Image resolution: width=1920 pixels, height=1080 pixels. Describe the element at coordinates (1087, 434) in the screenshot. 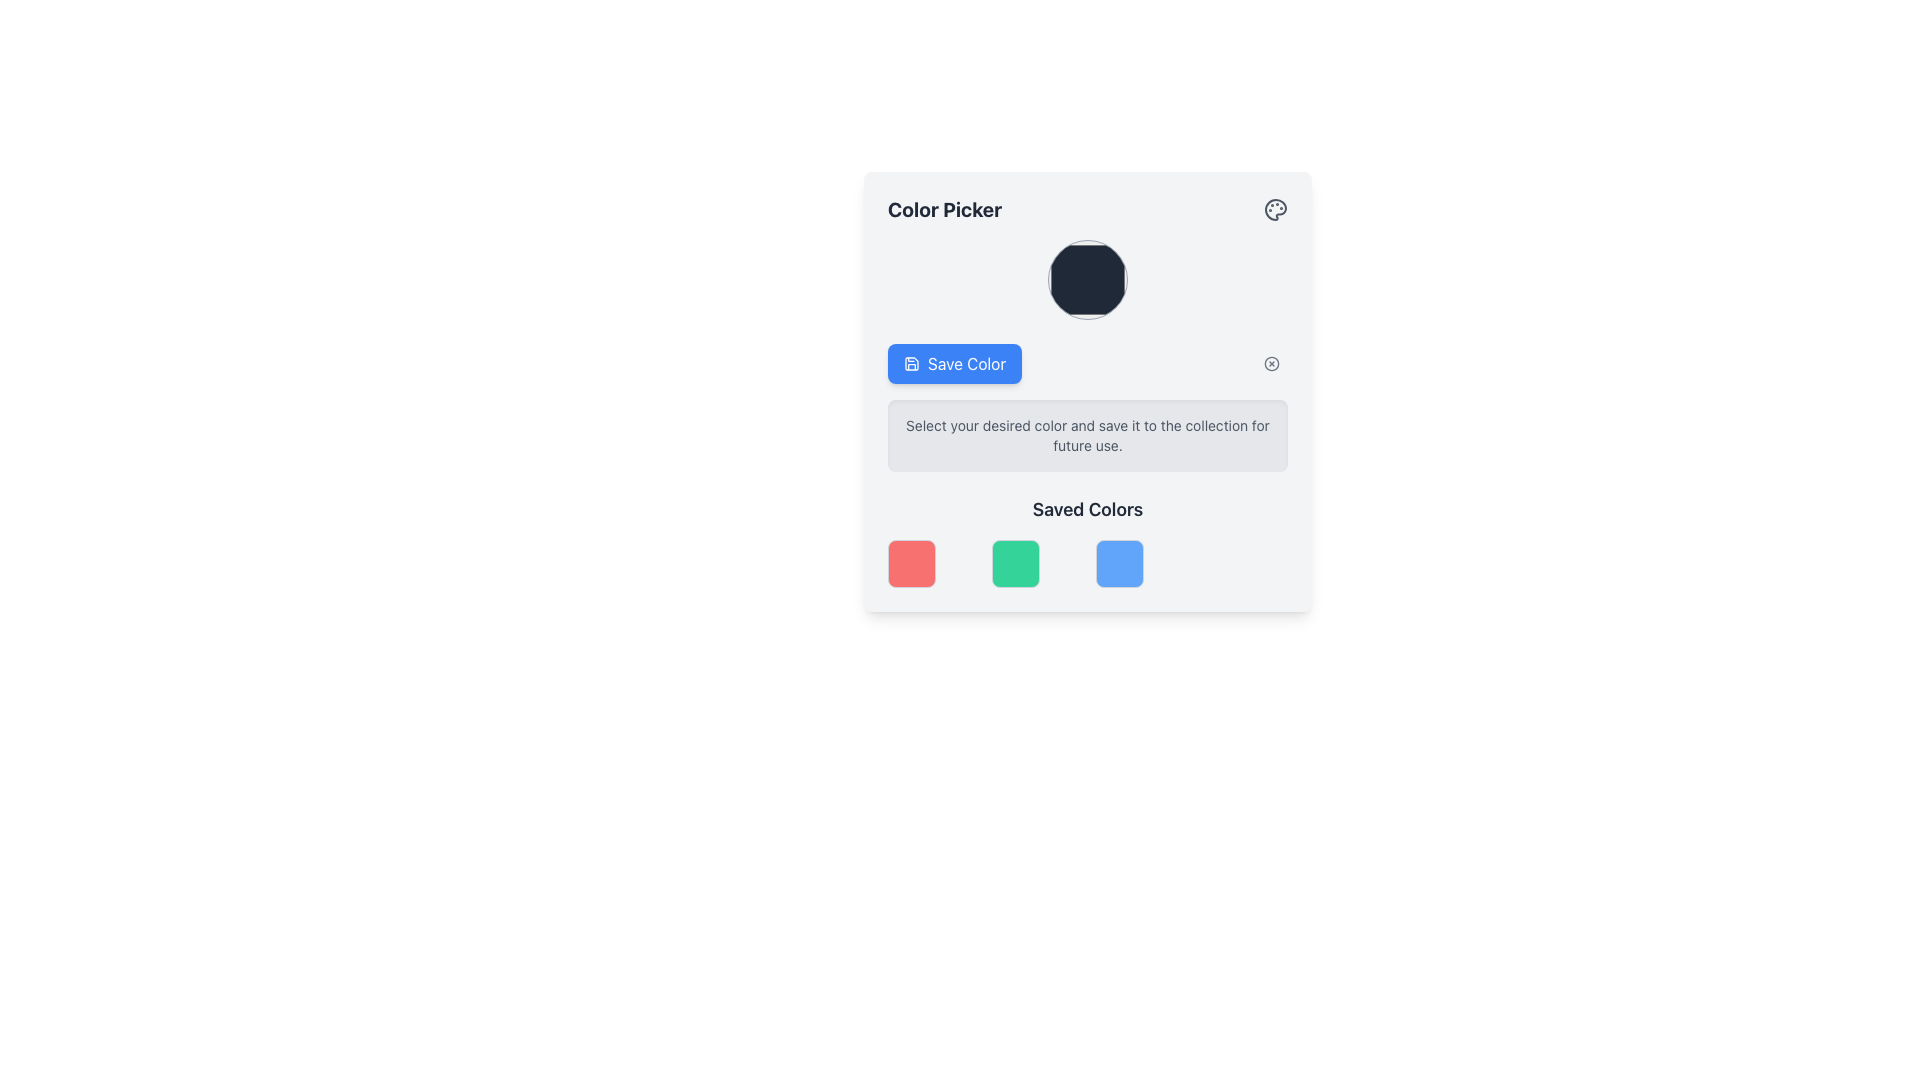

I see `the text block containing the instruction 'Select your desired color and save it to the collection for future use.' which is located below the blue 'Save Color' button` at that location.